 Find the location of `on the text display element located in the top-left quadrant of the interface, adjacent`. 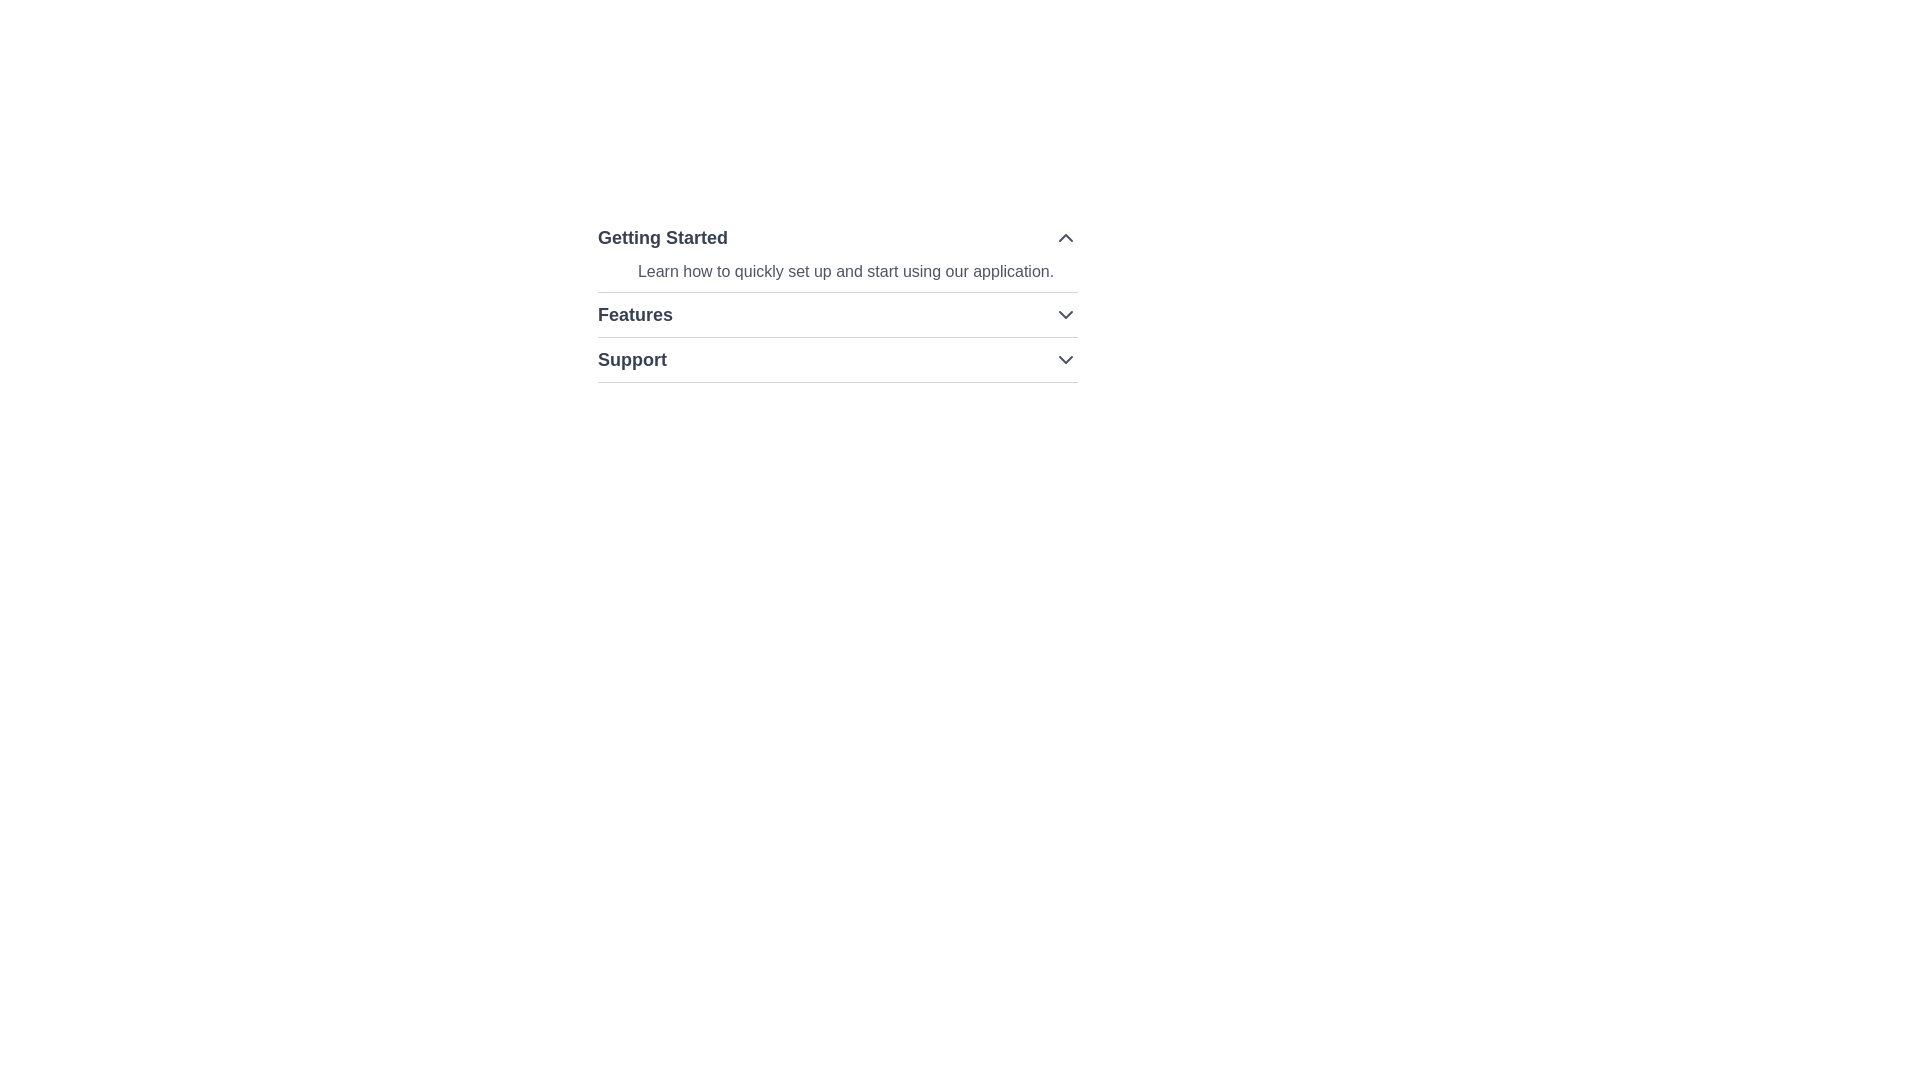

on the text display element located in the top-left quadrant of the interface, adjacent is located at coordinates (634, 315).